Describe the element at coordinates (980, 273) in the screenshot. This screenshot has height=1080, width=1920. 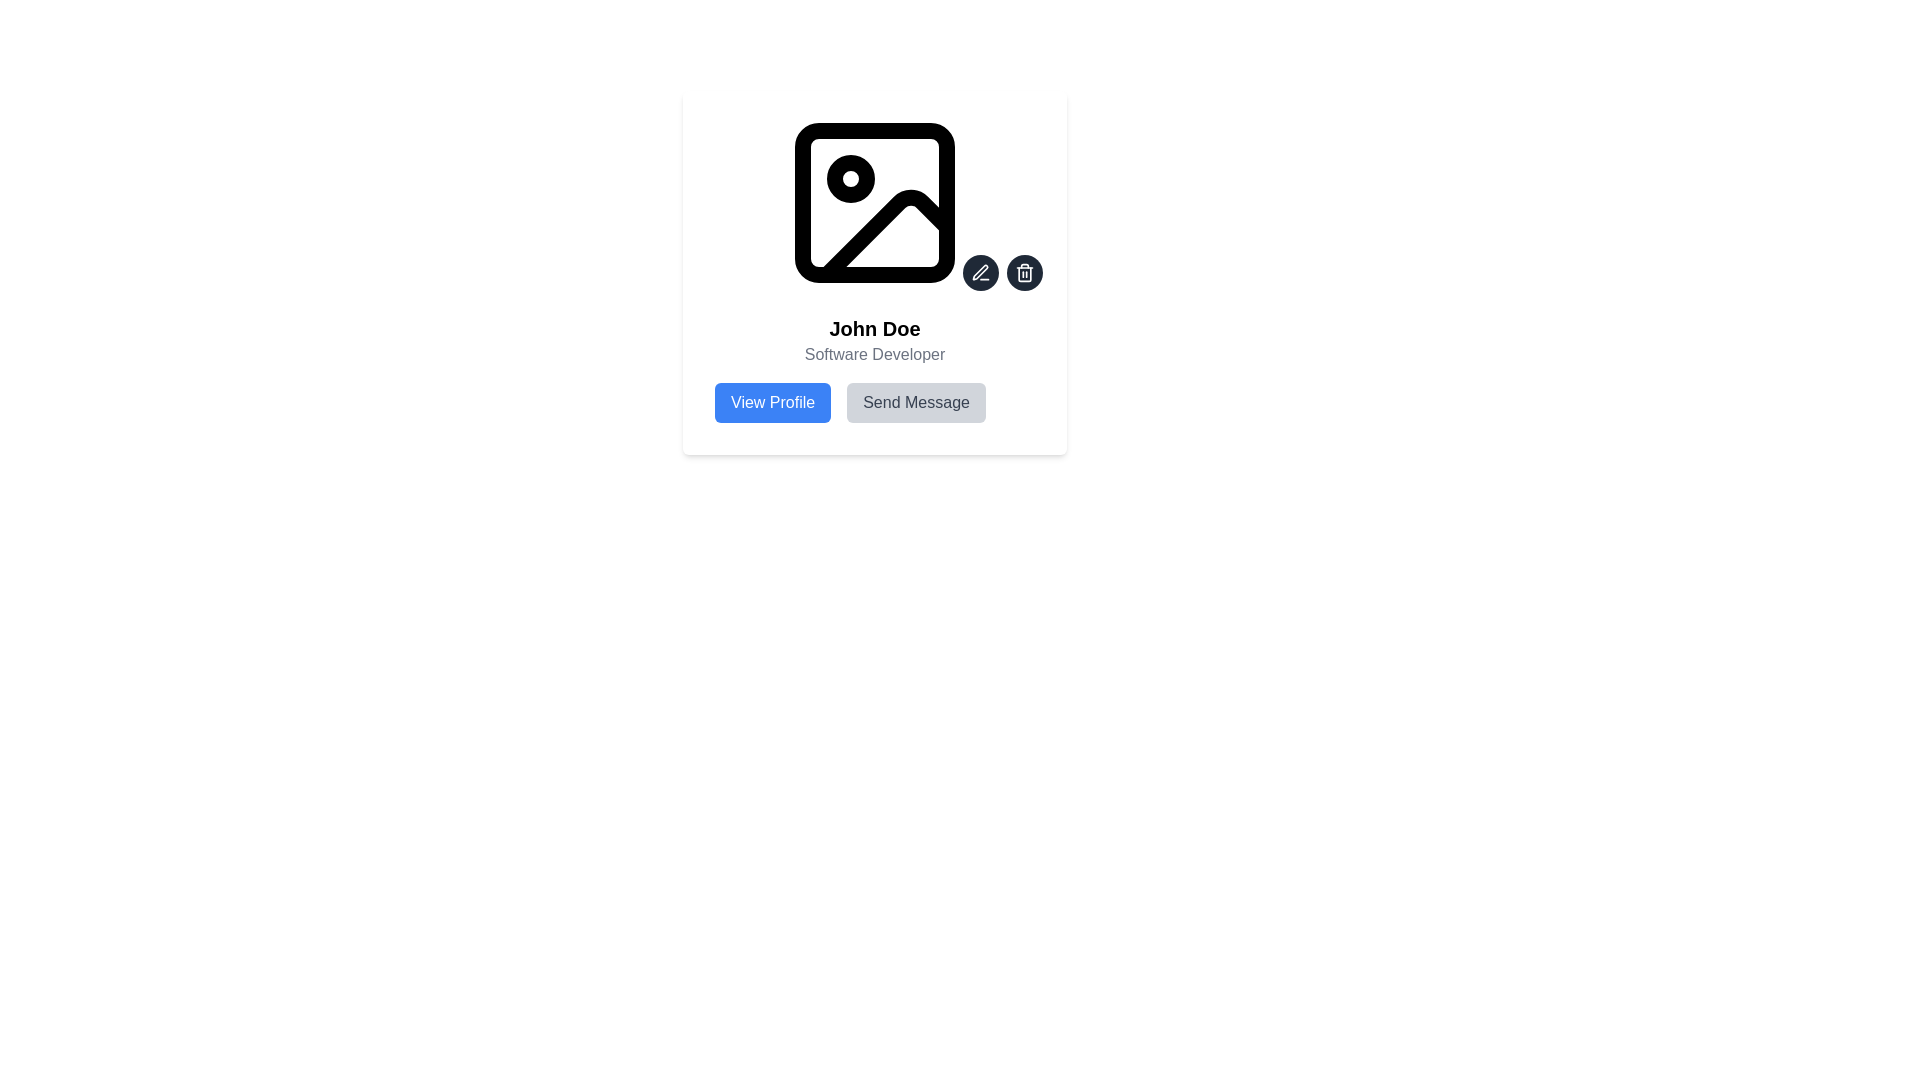
I see `the edit icon represented as a pen line in a white outline, located in the top-right corner of the profile card adjacent to the delete icon` at that location.